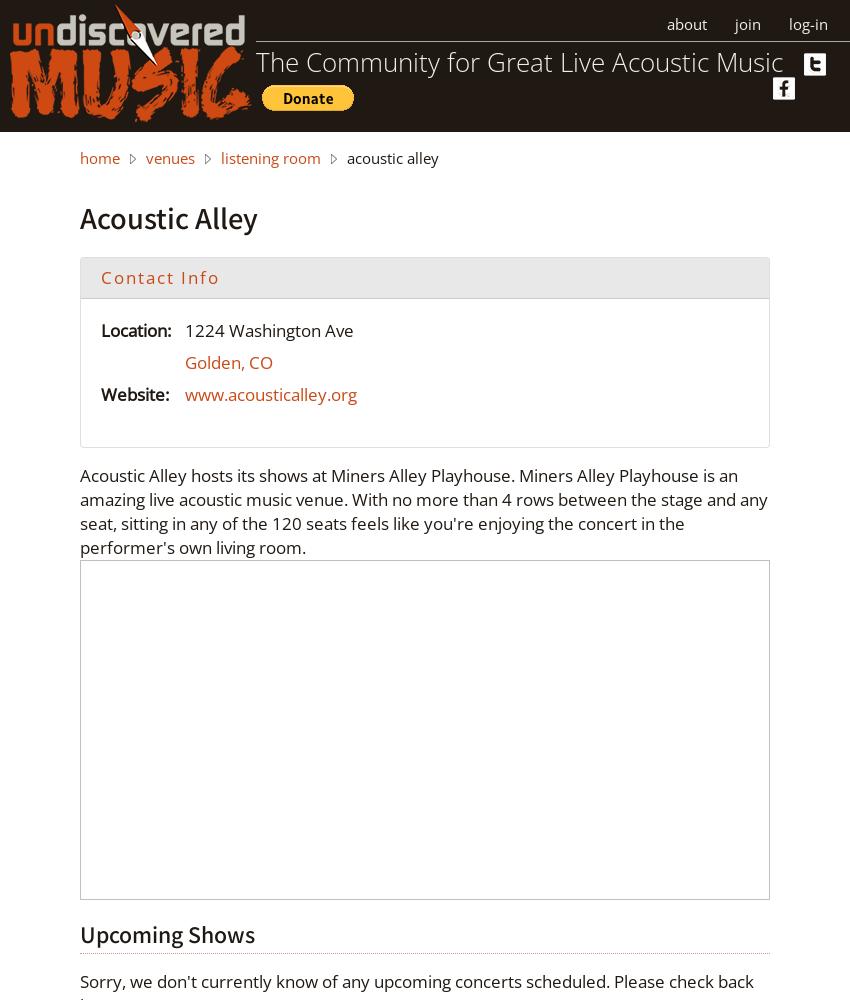 This screenshot has width=850, height=1000. I want to click on 'acoustic alley', so click(391, 158).